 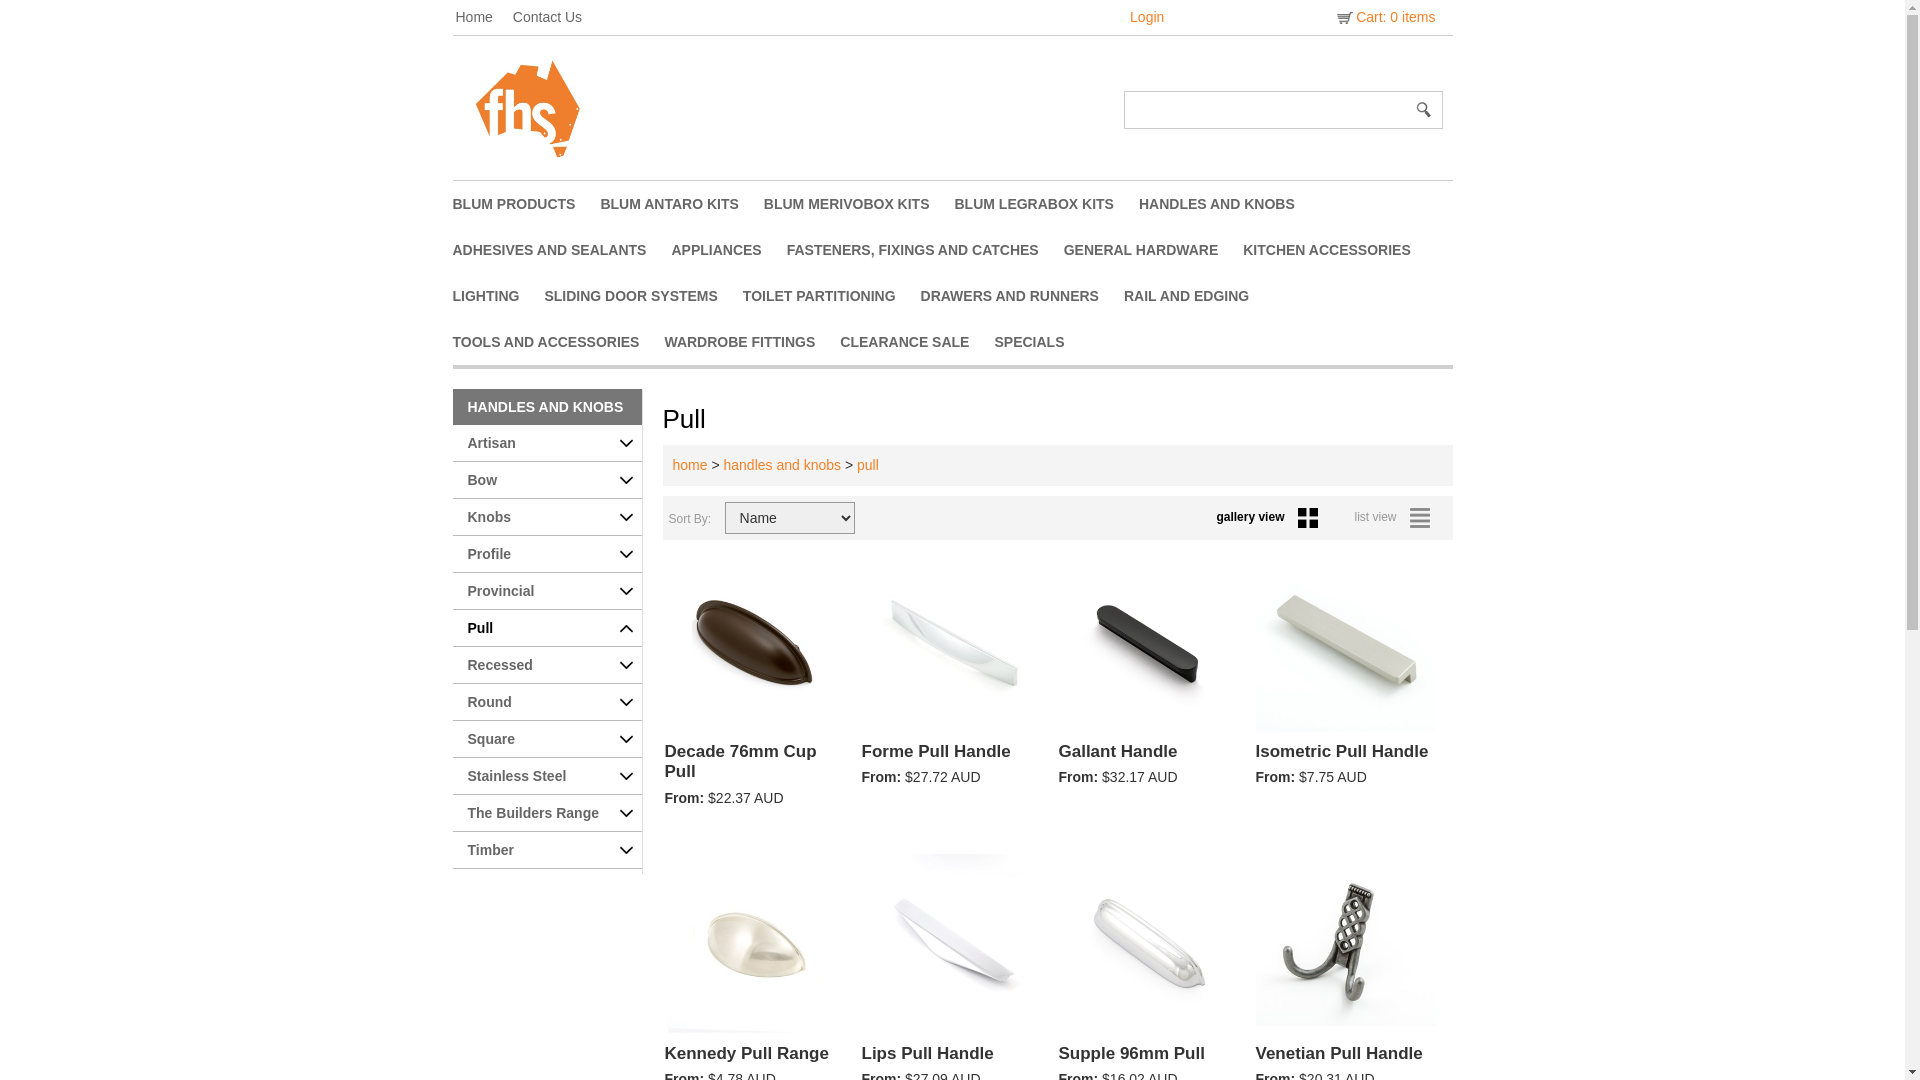 What do you see at coordinates (546, 850) in the screenshot?
I see `'Timber'` at bounding box center [546, 850].